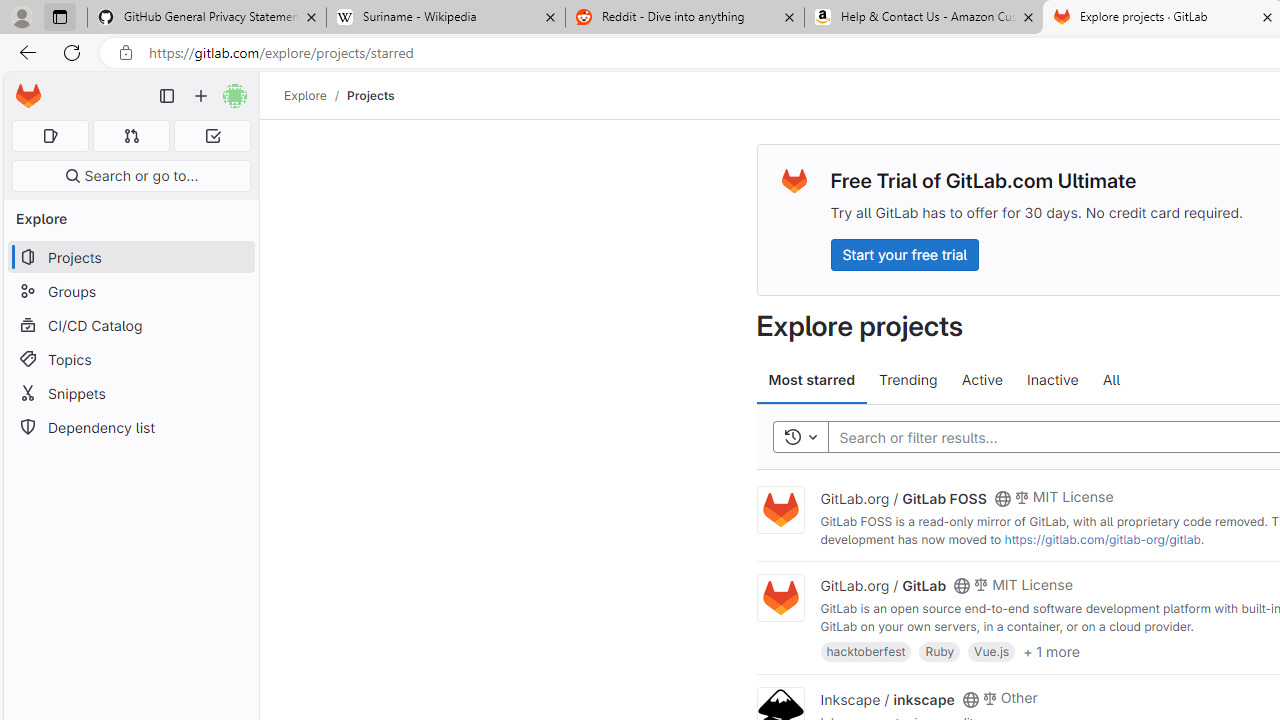 Image resolution: width=1280 pixels, height=720 pixels. Describe the element at coordinates (130, 324) in the screenshot. I see `'CI/CD Catalog'` at that location.